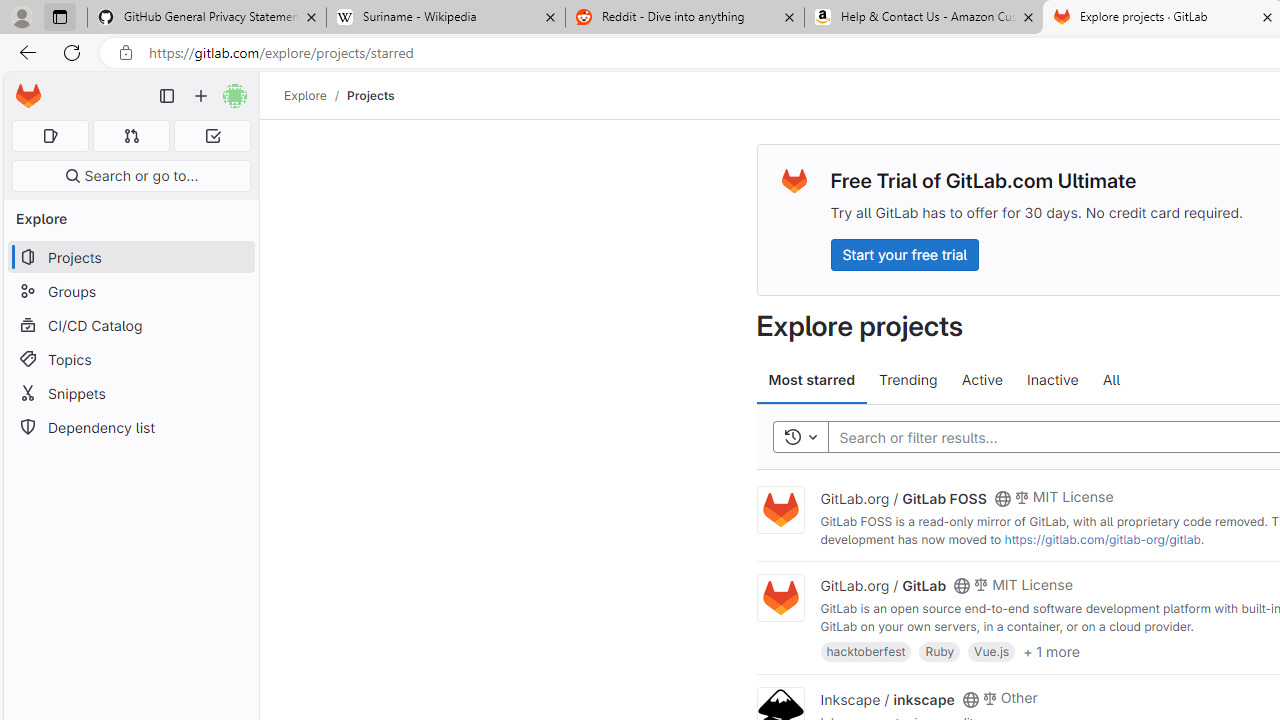 Image resolution: width=1280 pixels, height=720 pixels. Describe the element at coordinates (130, 324) in the screenshot. I see `'CI/CD Catalog'` at that location.